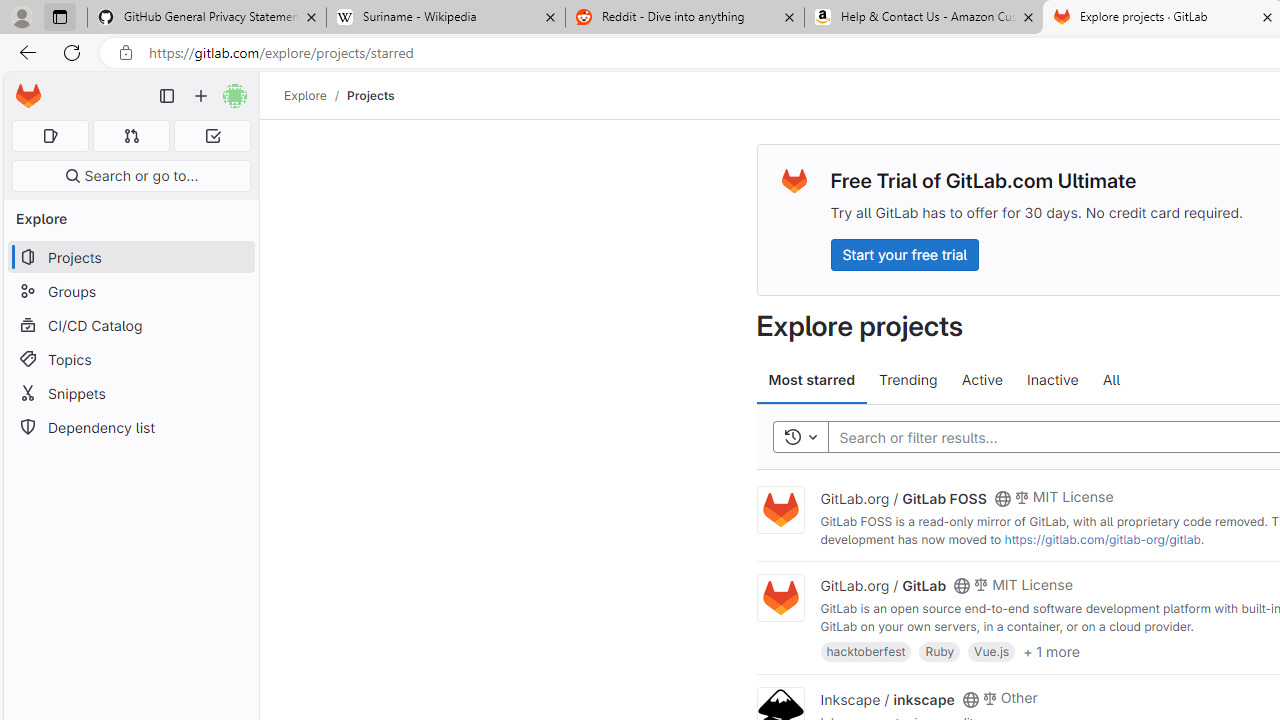 Image resolution: width=1280 pixels, height=720 pixels. Describe the element at coordinates (130, 324) in the screenshot. I see `'CI/CD Catalog'` at that location.